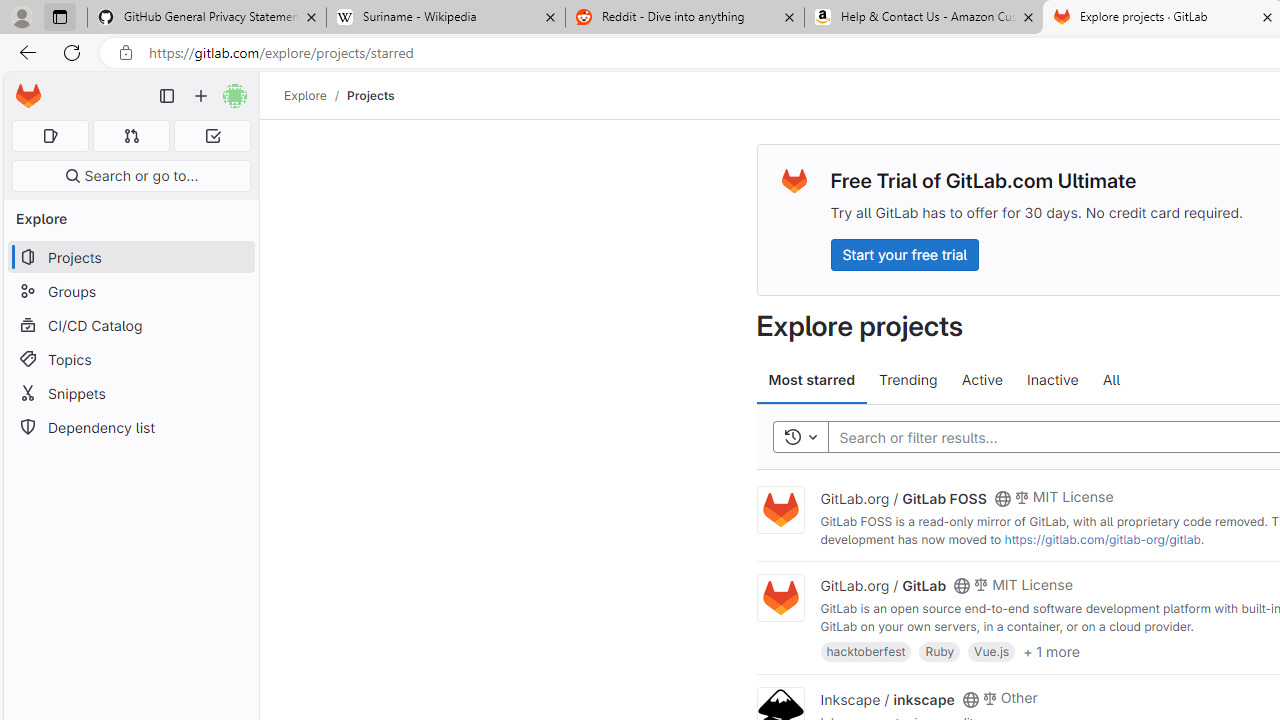 Image resolution: width=1280 pixels, height=720 pixels. Describe the element at coordinates (130, 324) in the screenshot. I see `'CI/CD Catalog'` at that location.